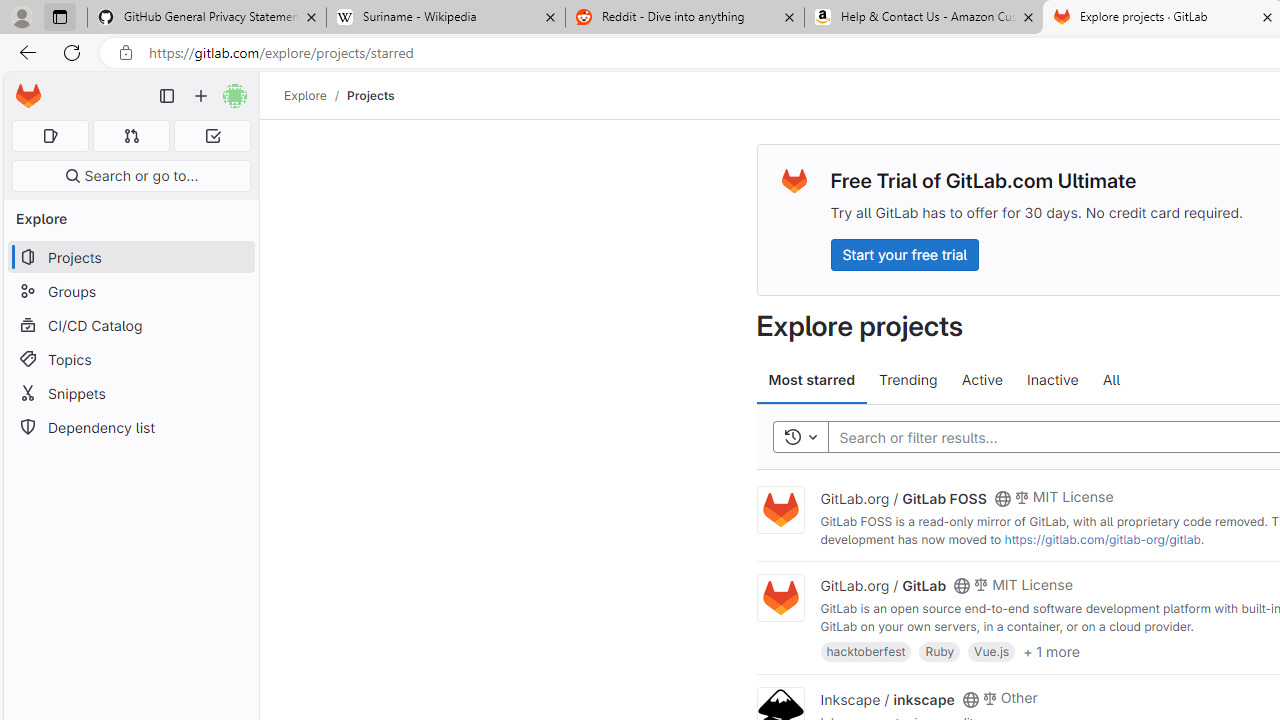 Image resolution: width=1280 pixels, height=720 pixels. Describe the element at coordinates (130, 324) in the screenshot. I see `'CI/CD Catalog'` at that location.